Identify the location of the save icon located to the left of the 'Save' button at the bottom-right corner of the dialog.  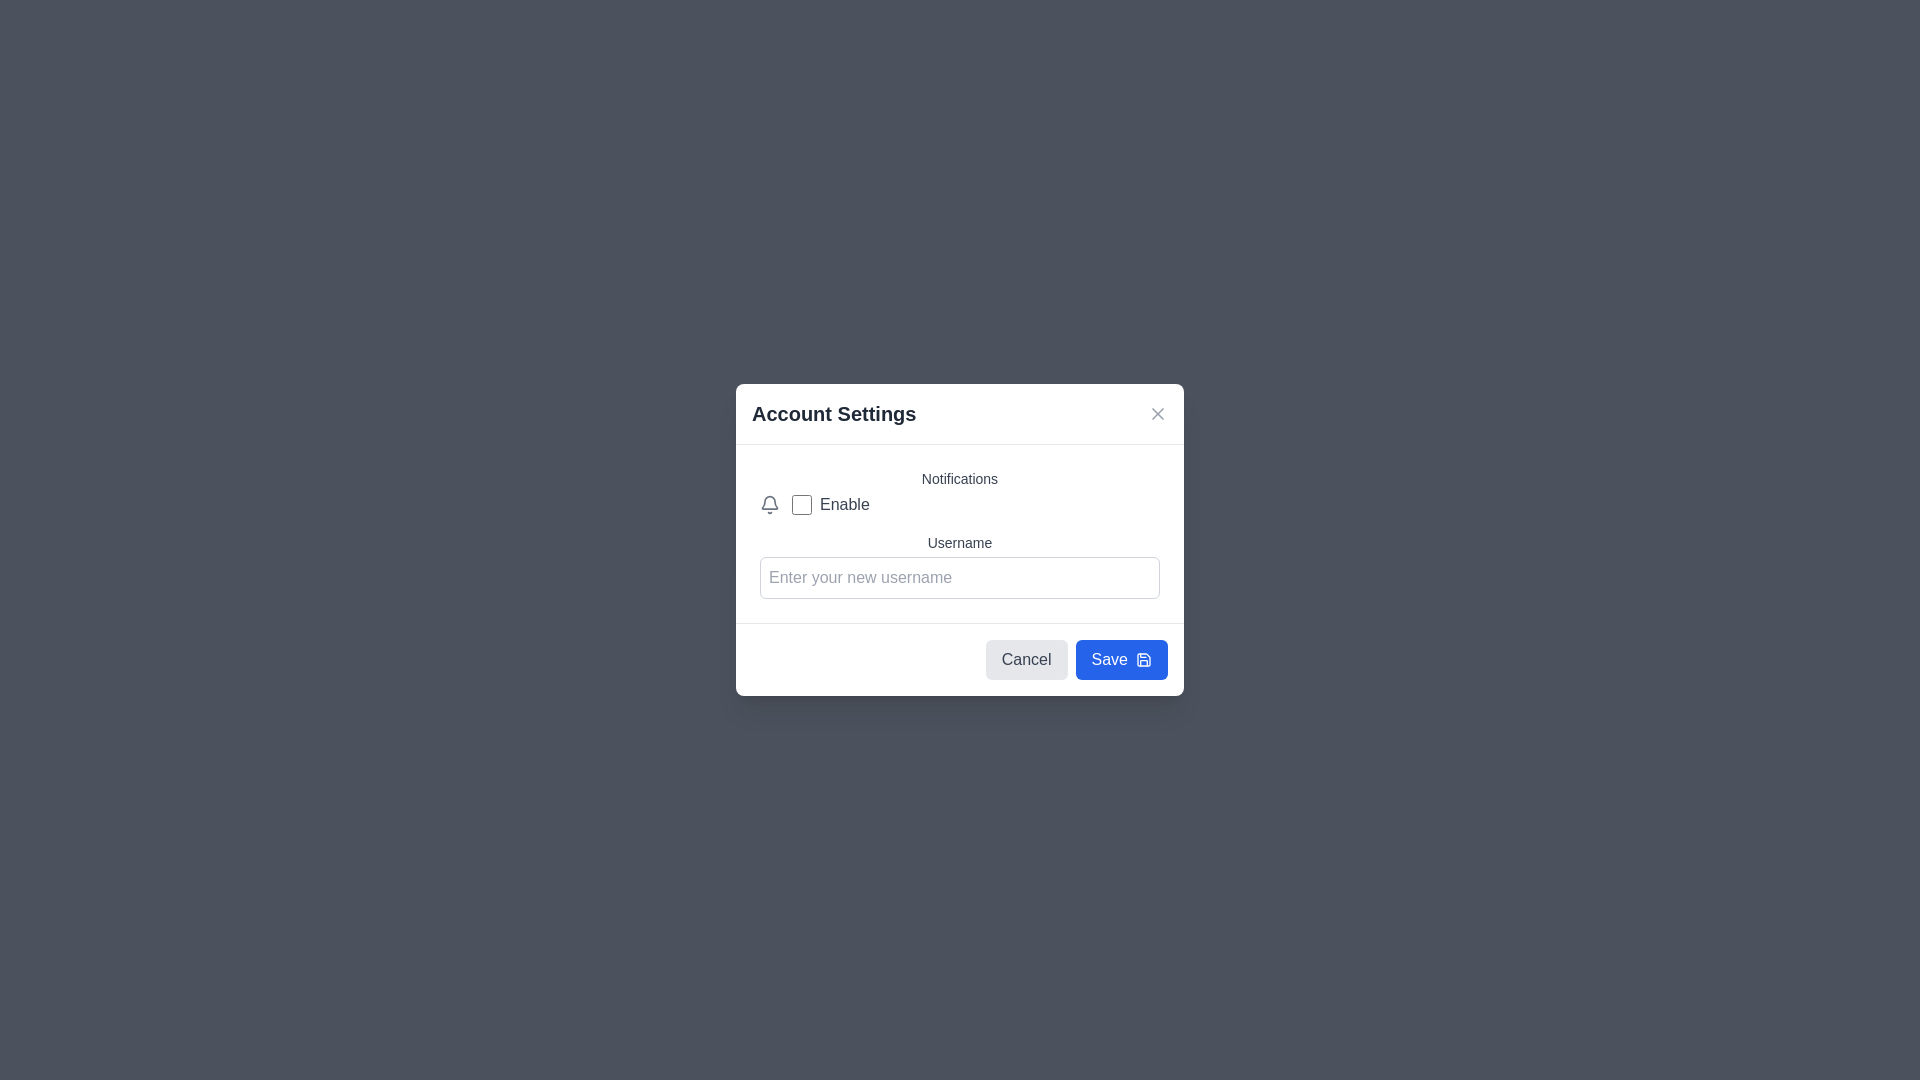
(1143, 659).